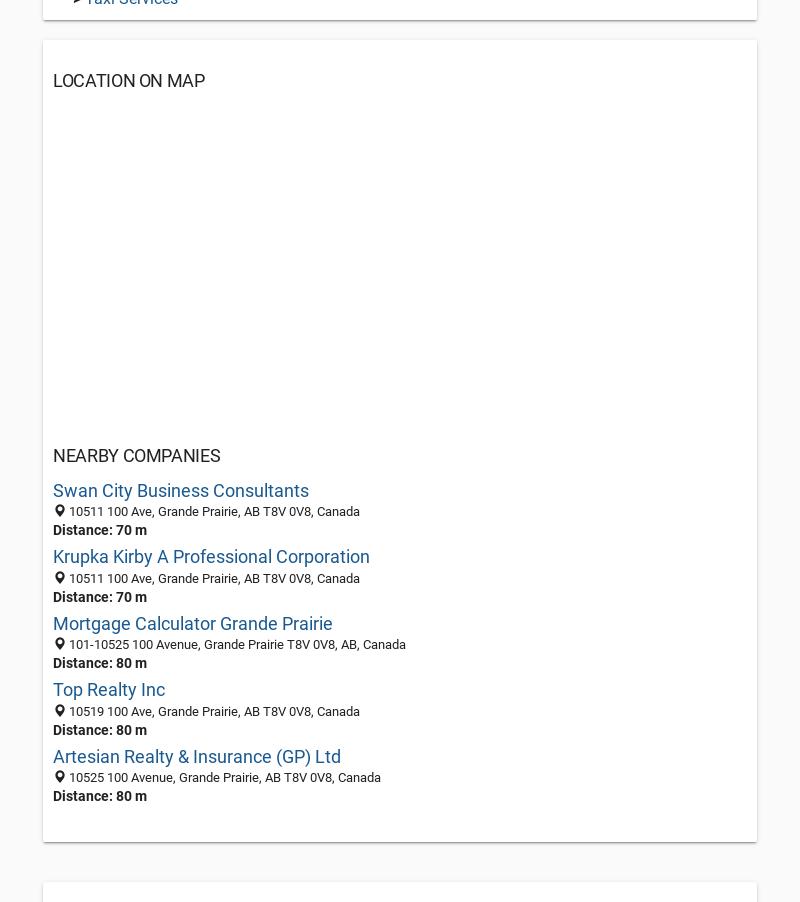 Image resolution: width=800 pixels, height=902 pixels. I want to click on 'Top Realty Inc', so click(107, 690).